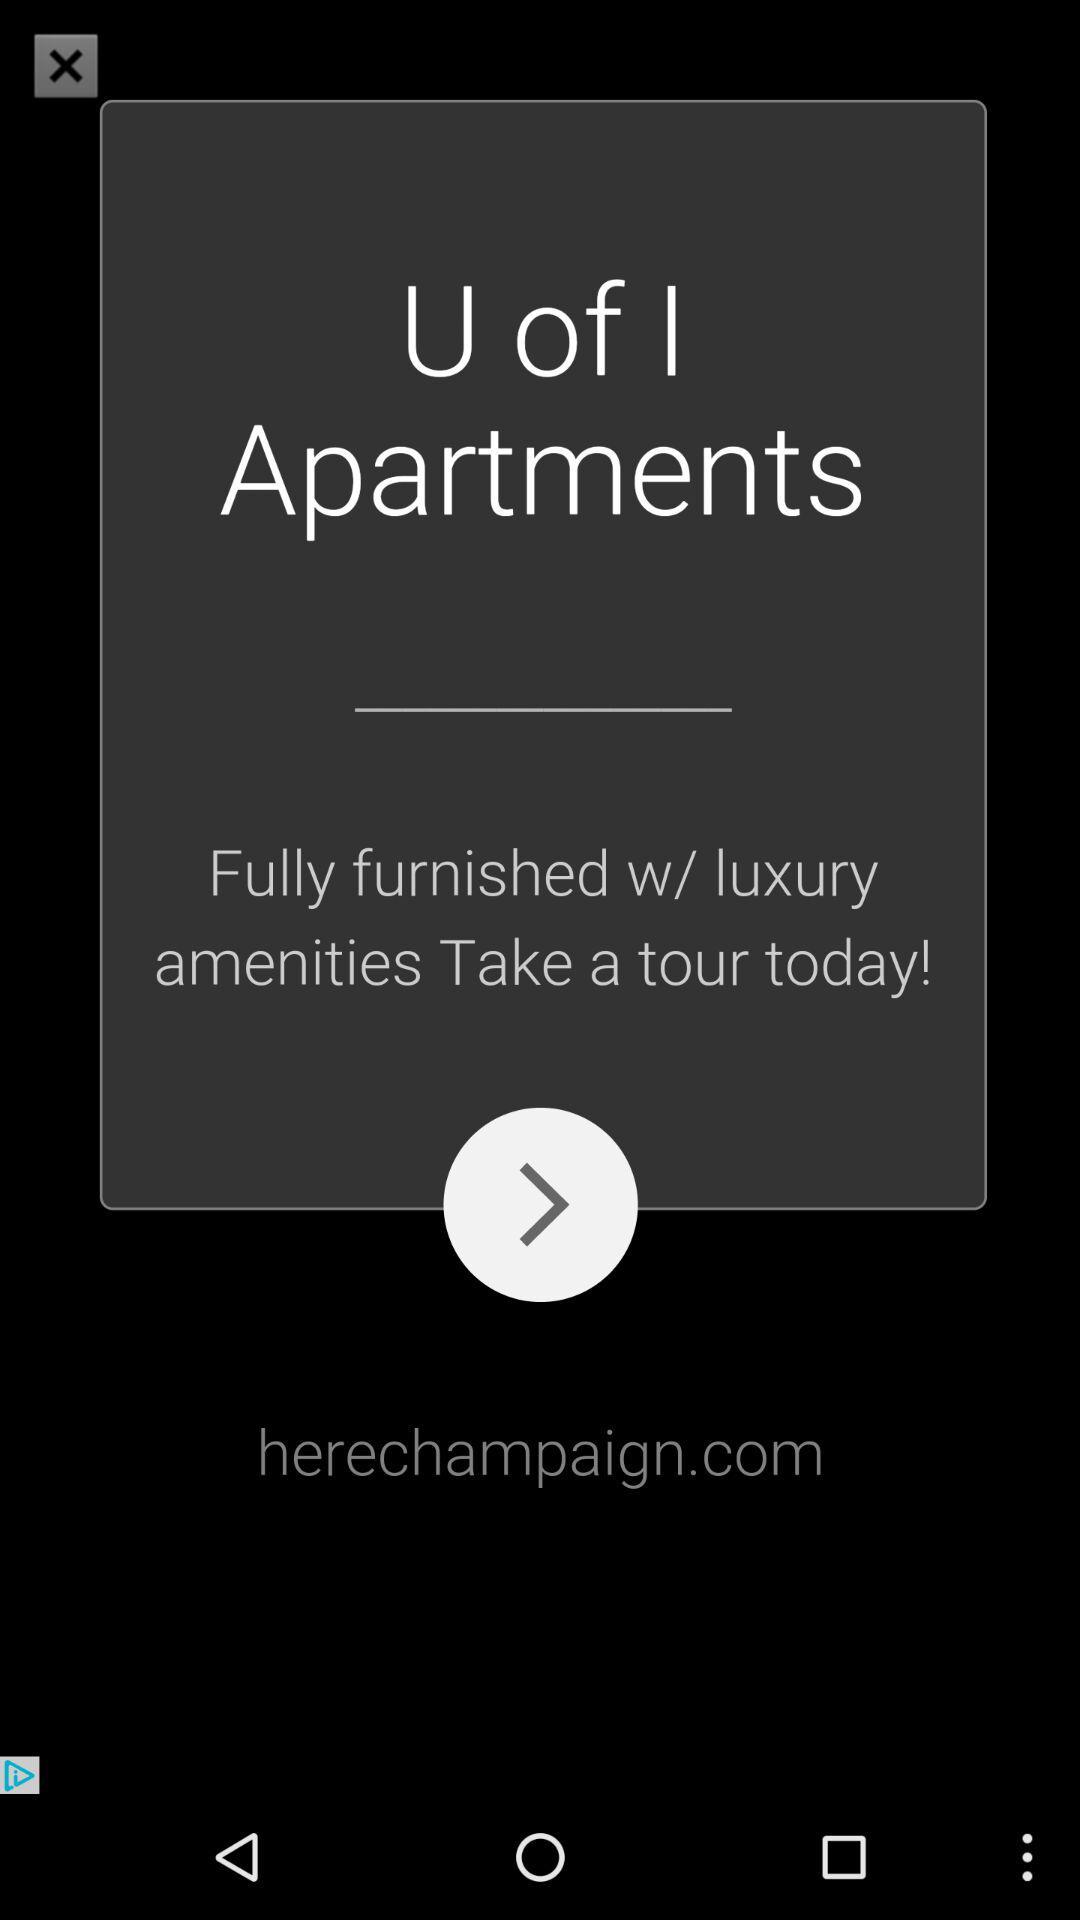 The image size is (1080, 1920). Describe the element at coordinates (64, 70) in the screenshot. I see `the close icon` at that location.